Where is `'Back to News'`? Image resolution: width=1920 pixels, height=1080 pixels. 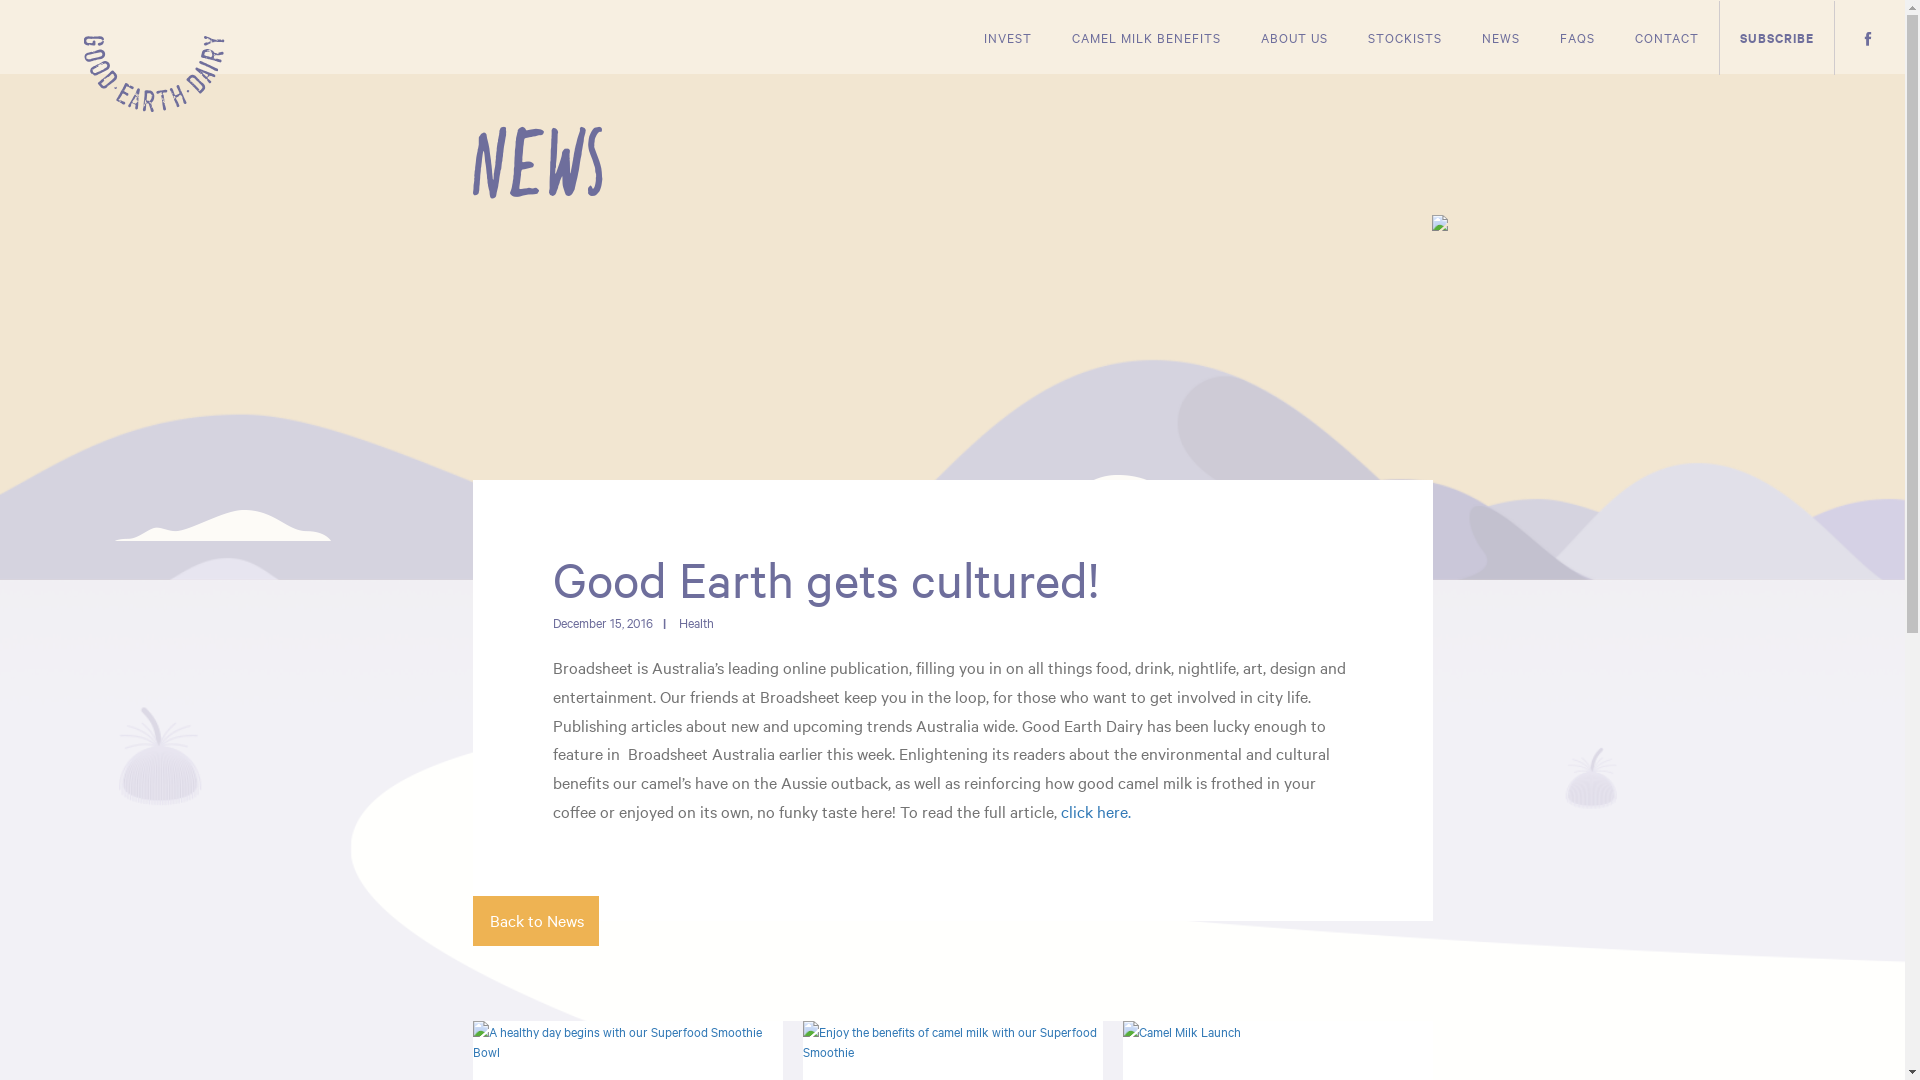
'Back to News' is located at coordinates (534, 921).